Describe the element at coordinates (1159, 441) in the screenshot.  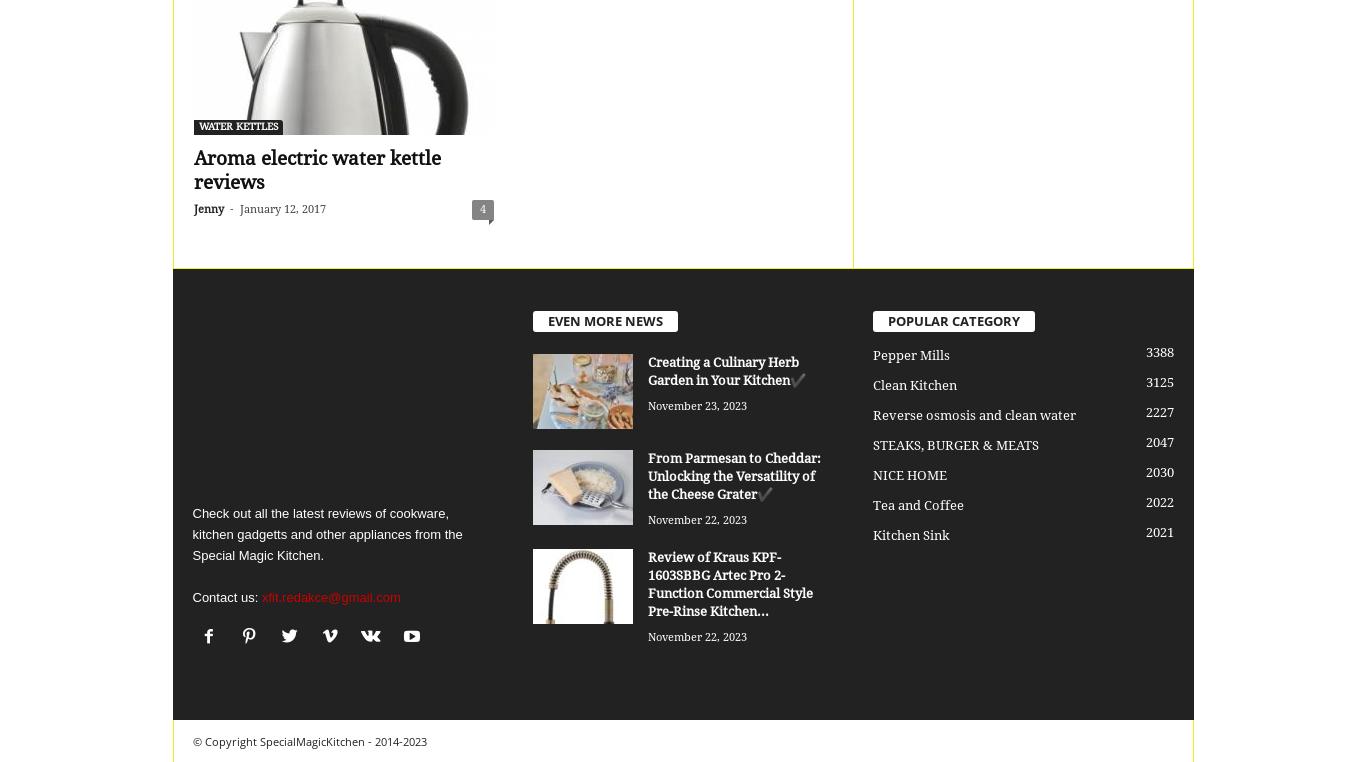
I see `'2047'` at that location.